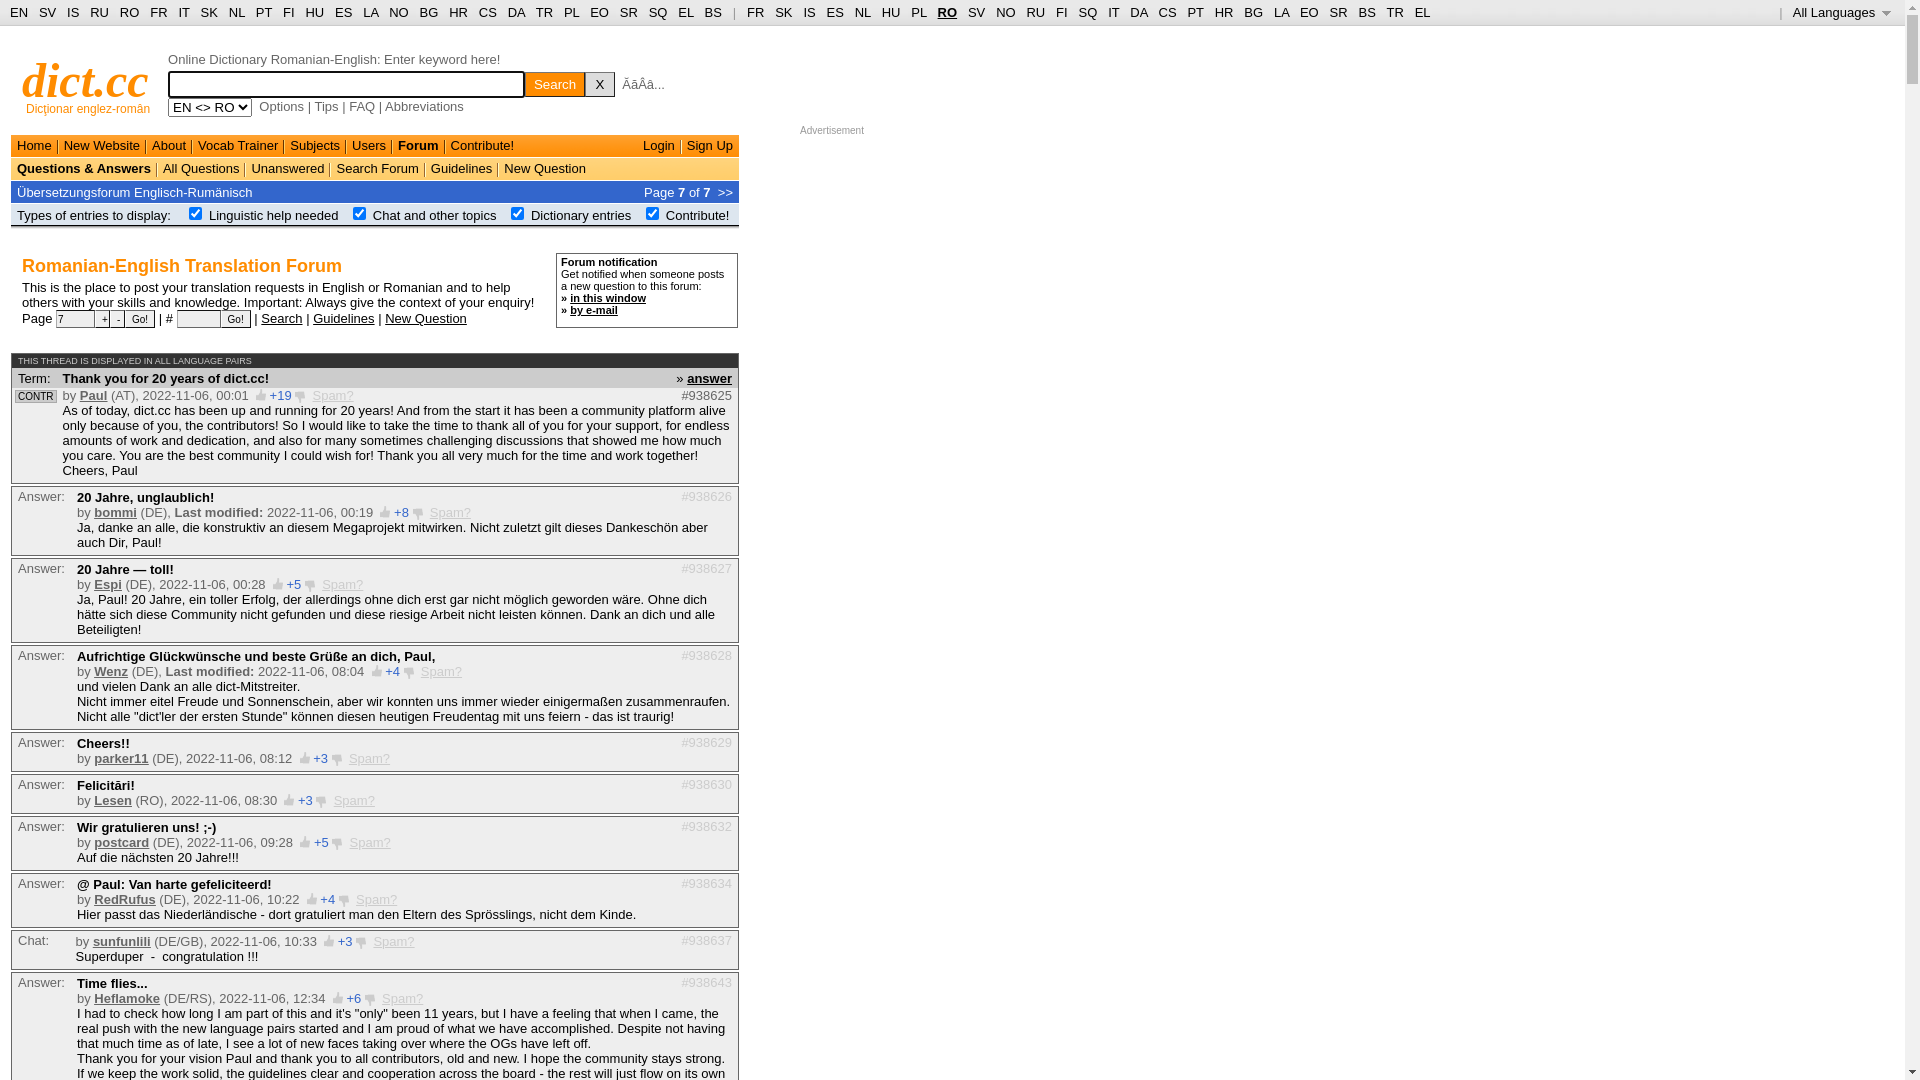 The image size is (1920, 1080). What do you see at coordinates (1272, 12) in the screenshot?
I see `'LA'` at bounding box center [1272, 12].